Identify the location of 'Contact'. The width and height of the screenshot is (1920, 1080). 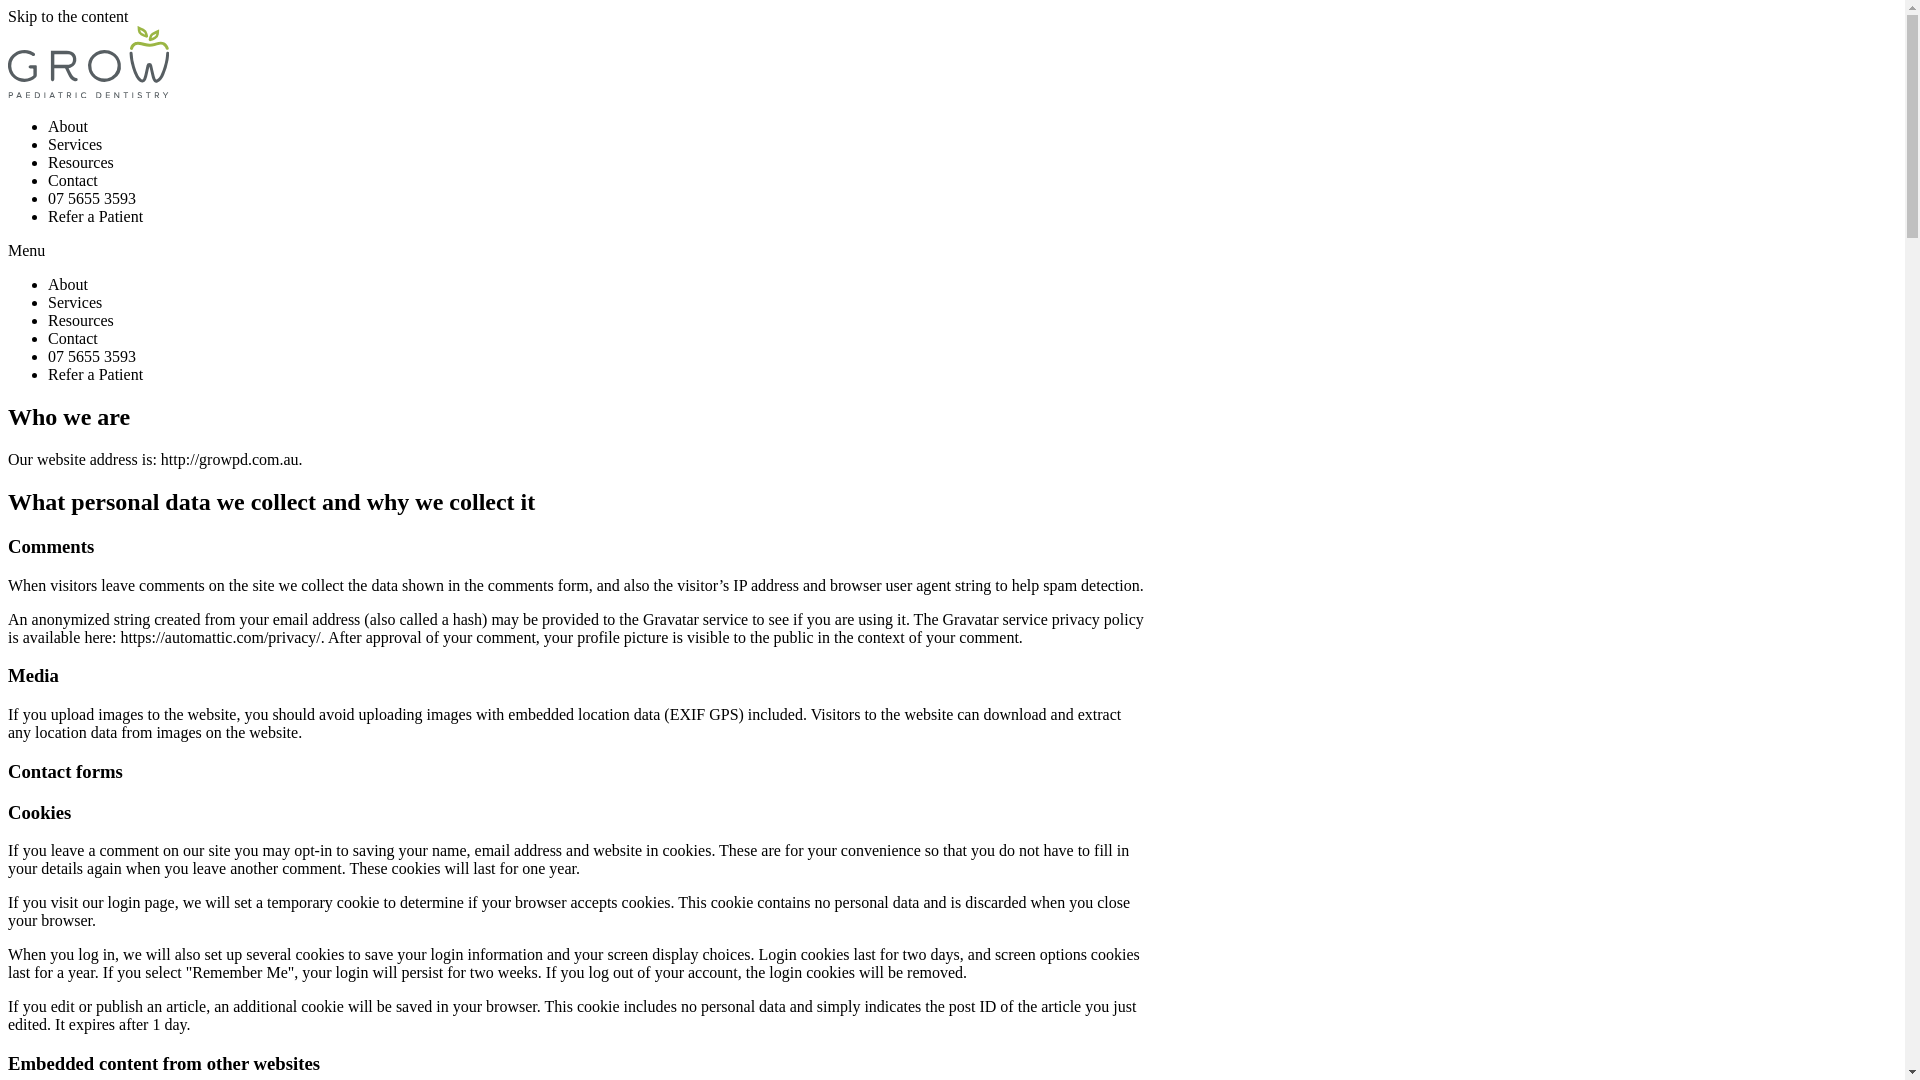
(72, 180).